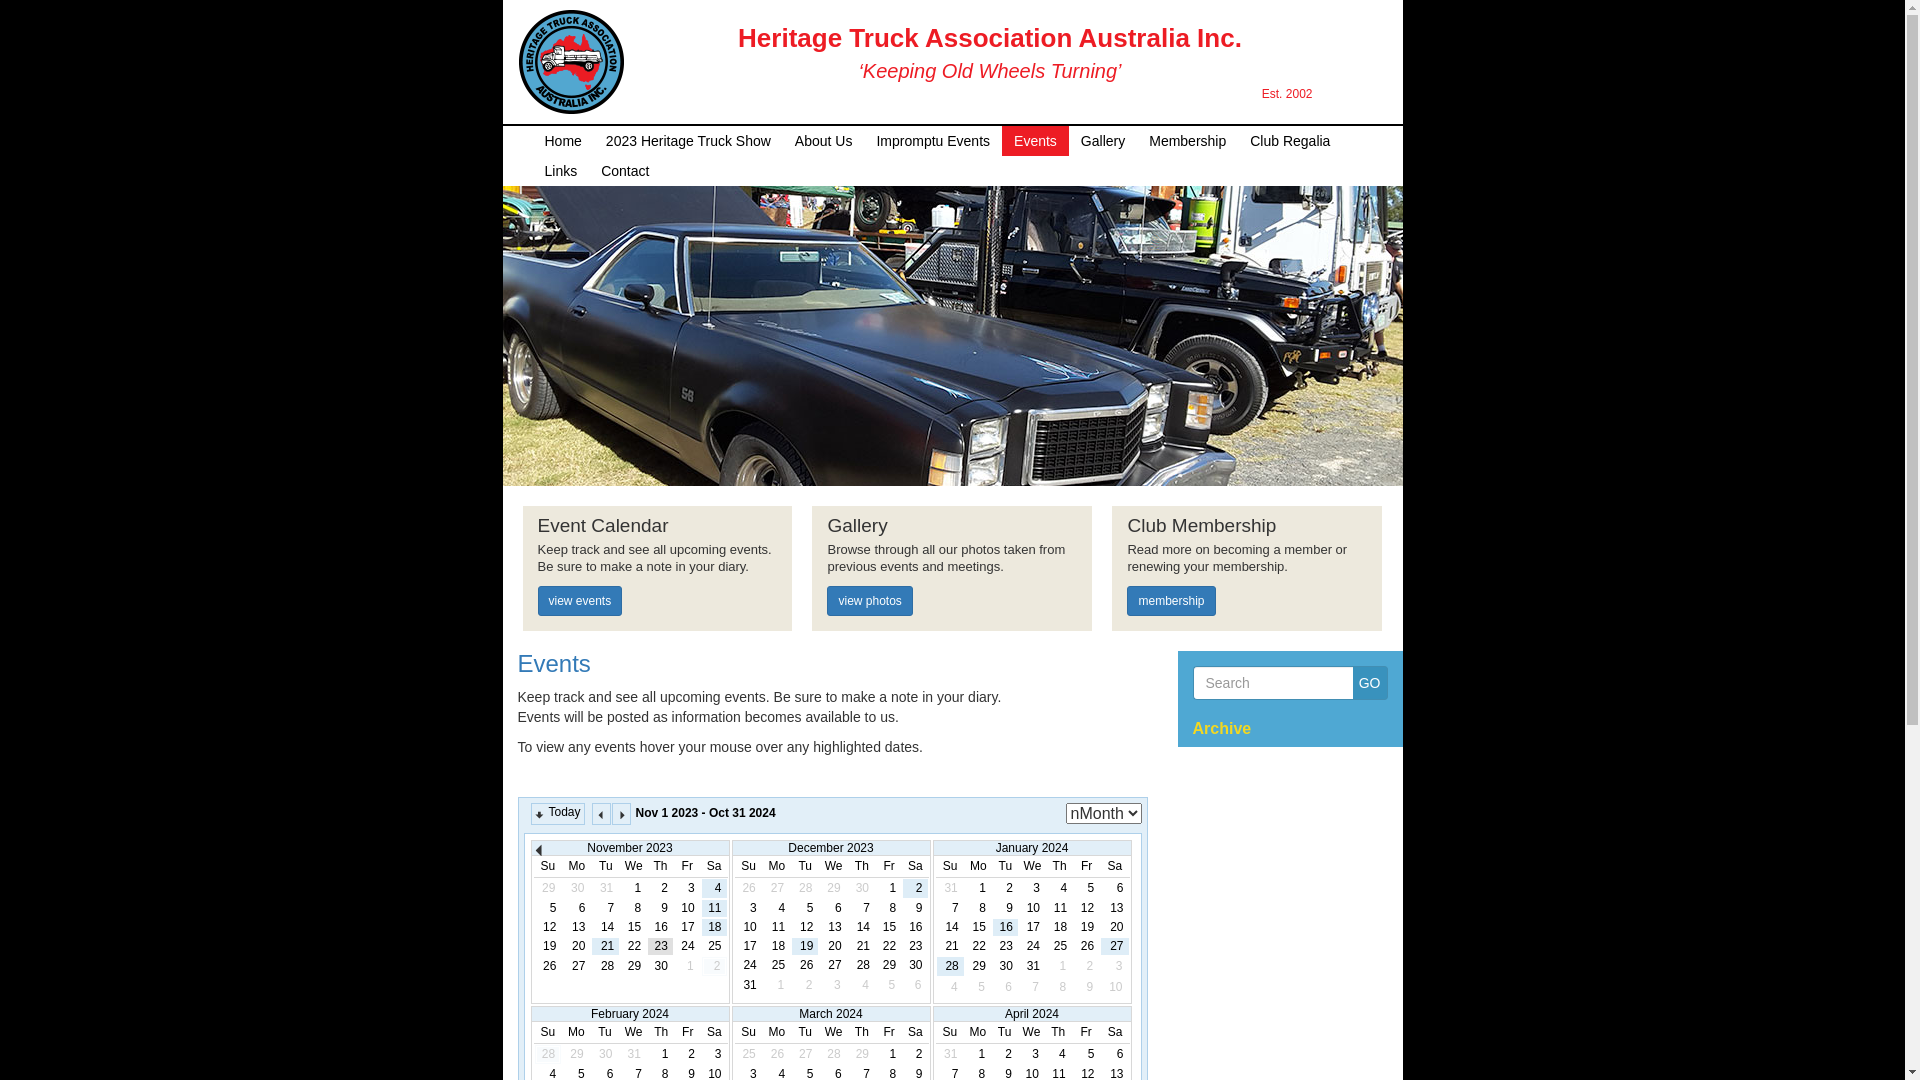  What do you see at coordinates (869, 600) in the screenshot?
I see `'view photos'` at bounding box center [869, 600].